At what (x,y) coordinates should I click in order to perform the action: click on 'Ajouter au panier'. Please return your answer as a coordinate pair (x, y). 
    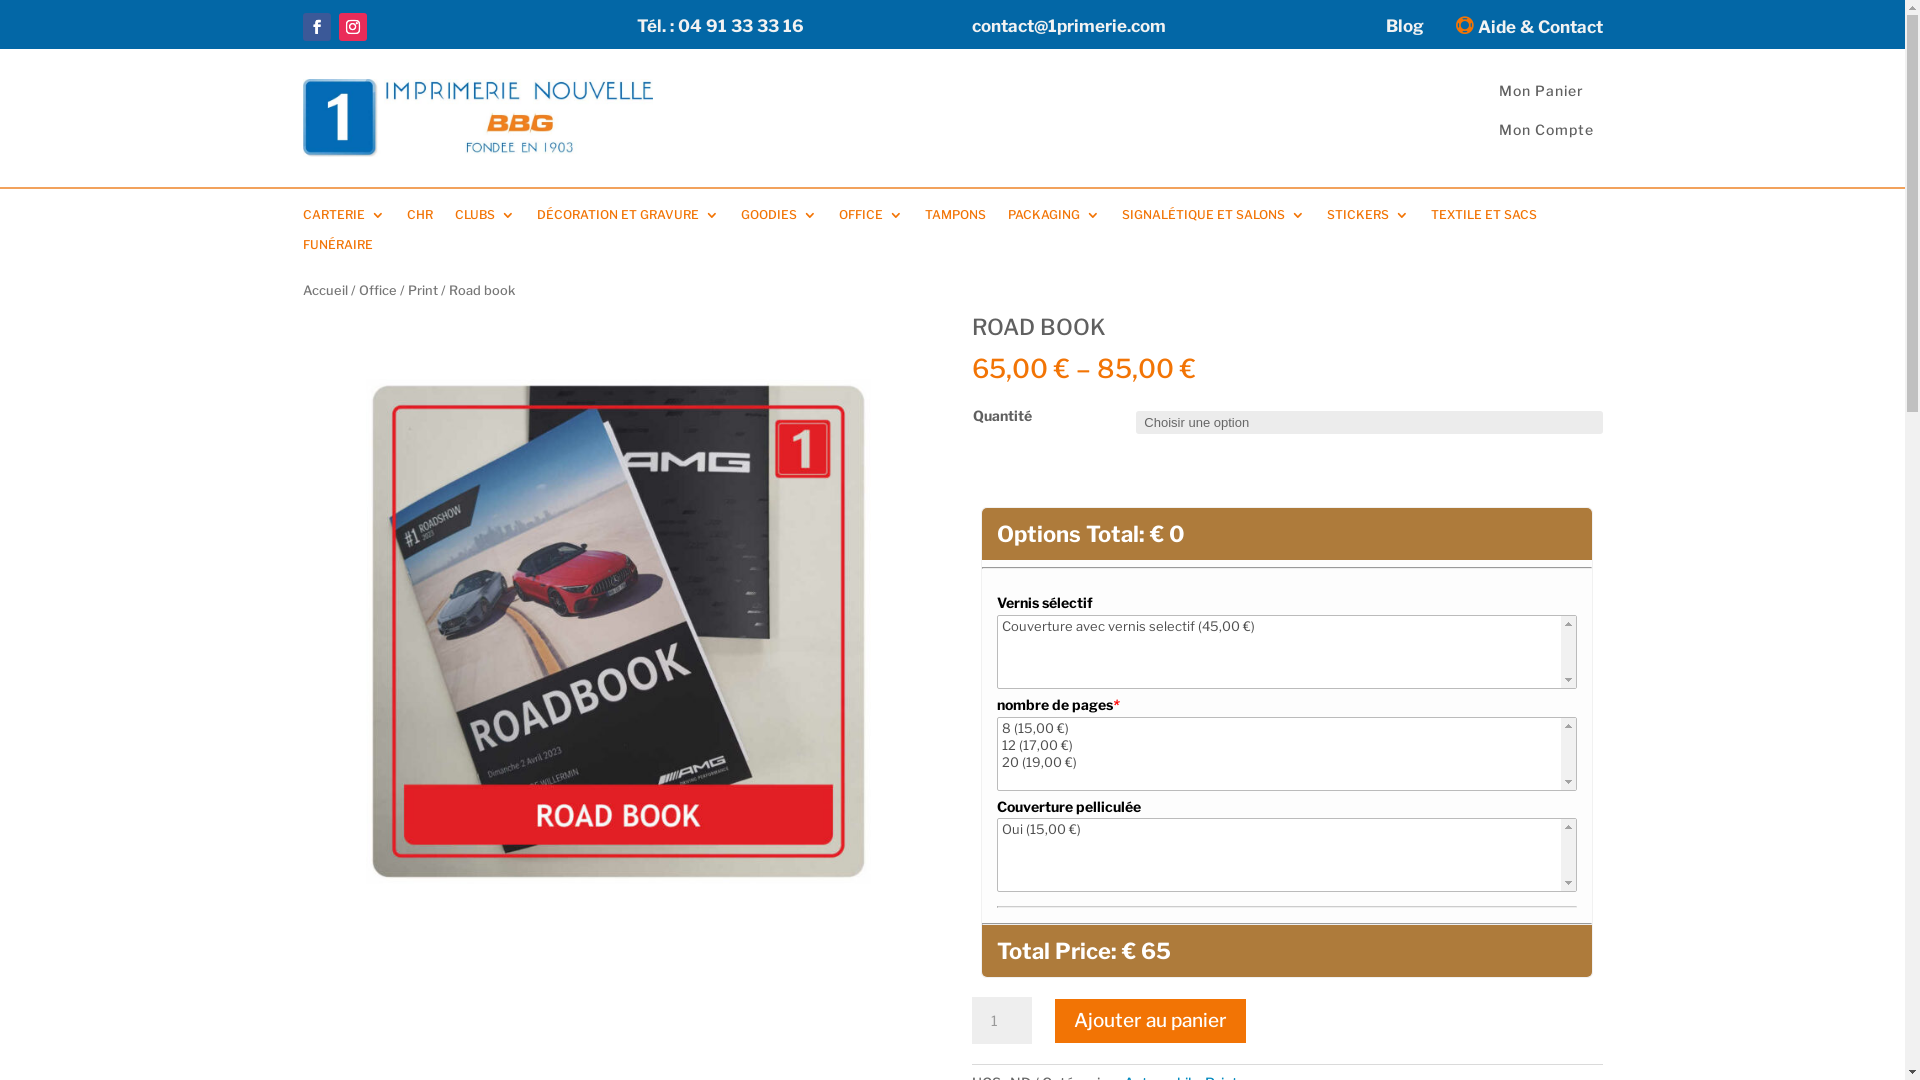
    Looking at the image, I should click on (1150, 1021).